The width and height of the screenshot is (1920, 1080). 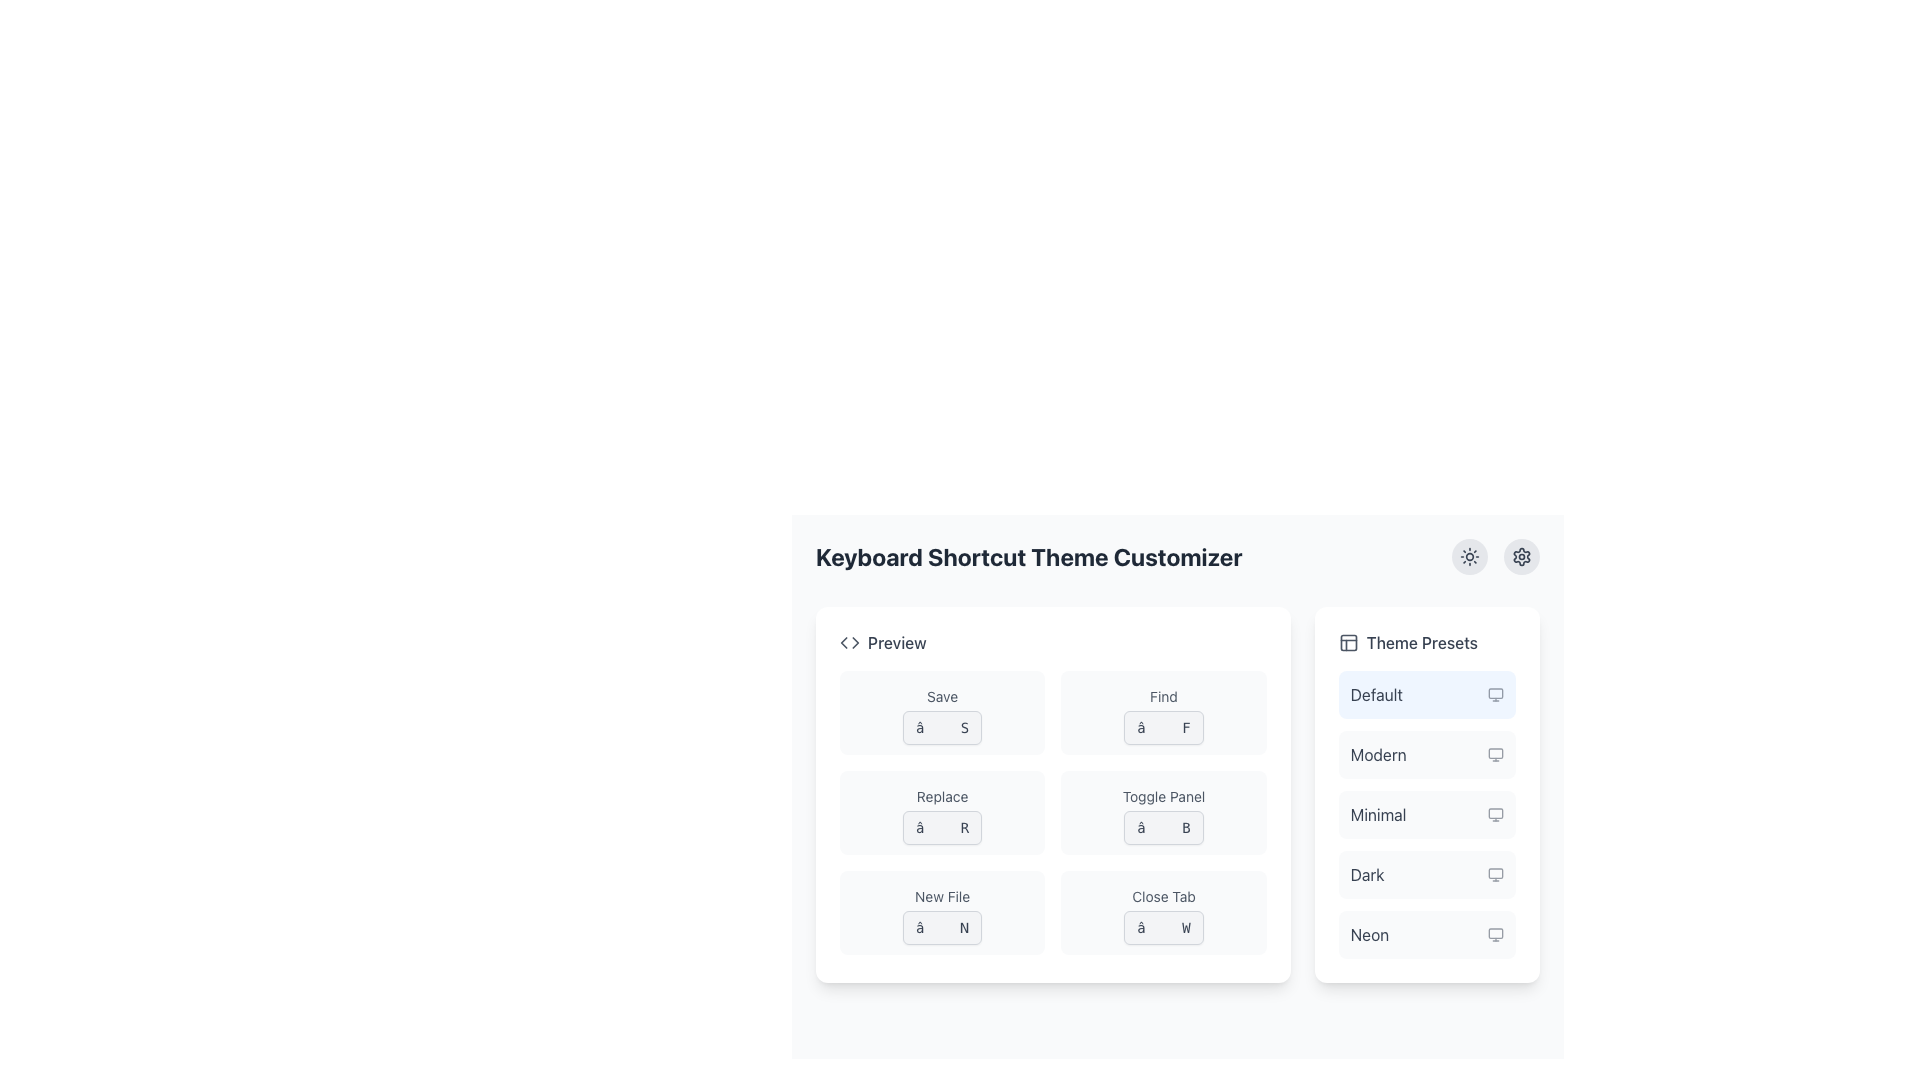 I want to click on the text label indicating the 'Close Tab' keyboard shortcut located in the lower-right quadrant of the interface, so click(x=1163, y=896).